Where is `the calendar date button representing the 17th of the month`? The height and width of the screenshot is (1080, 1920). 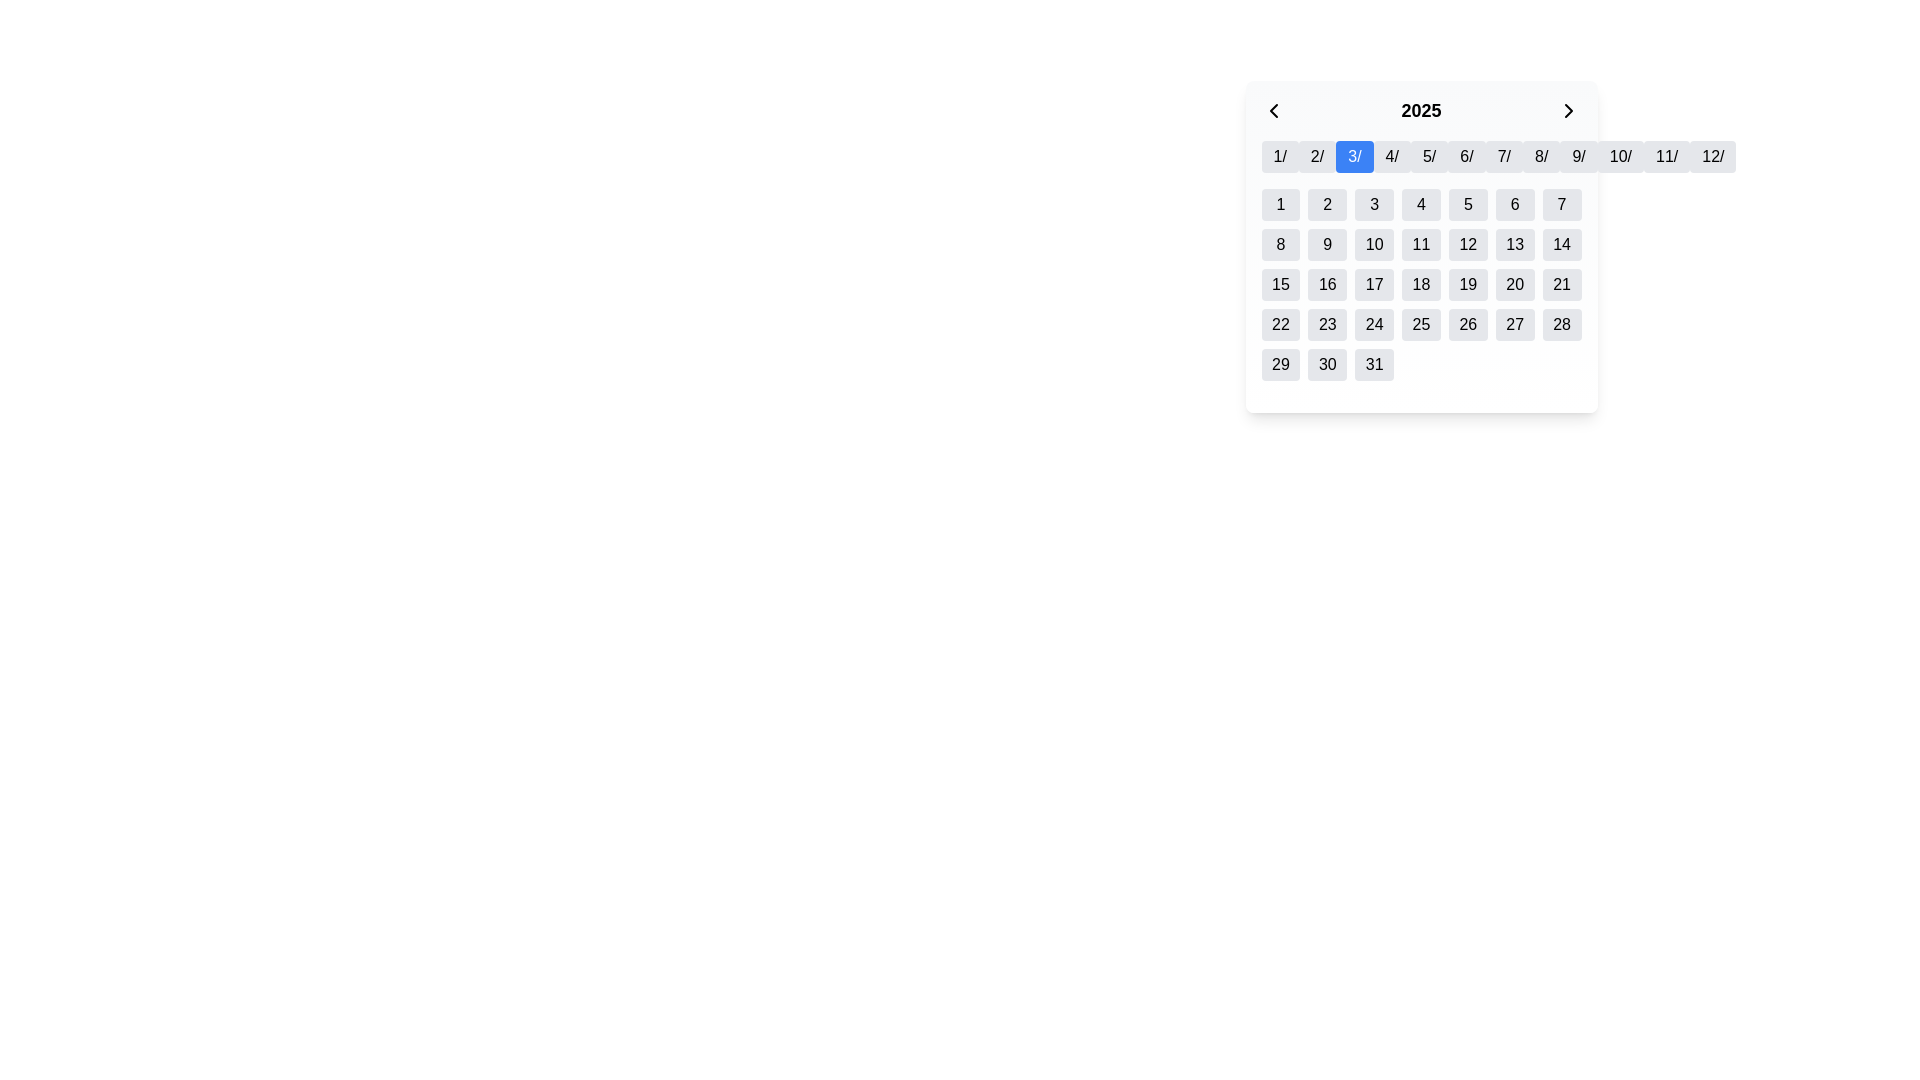
the calendar date button representing the 17th of the month is located at coordinates (1373, 285).